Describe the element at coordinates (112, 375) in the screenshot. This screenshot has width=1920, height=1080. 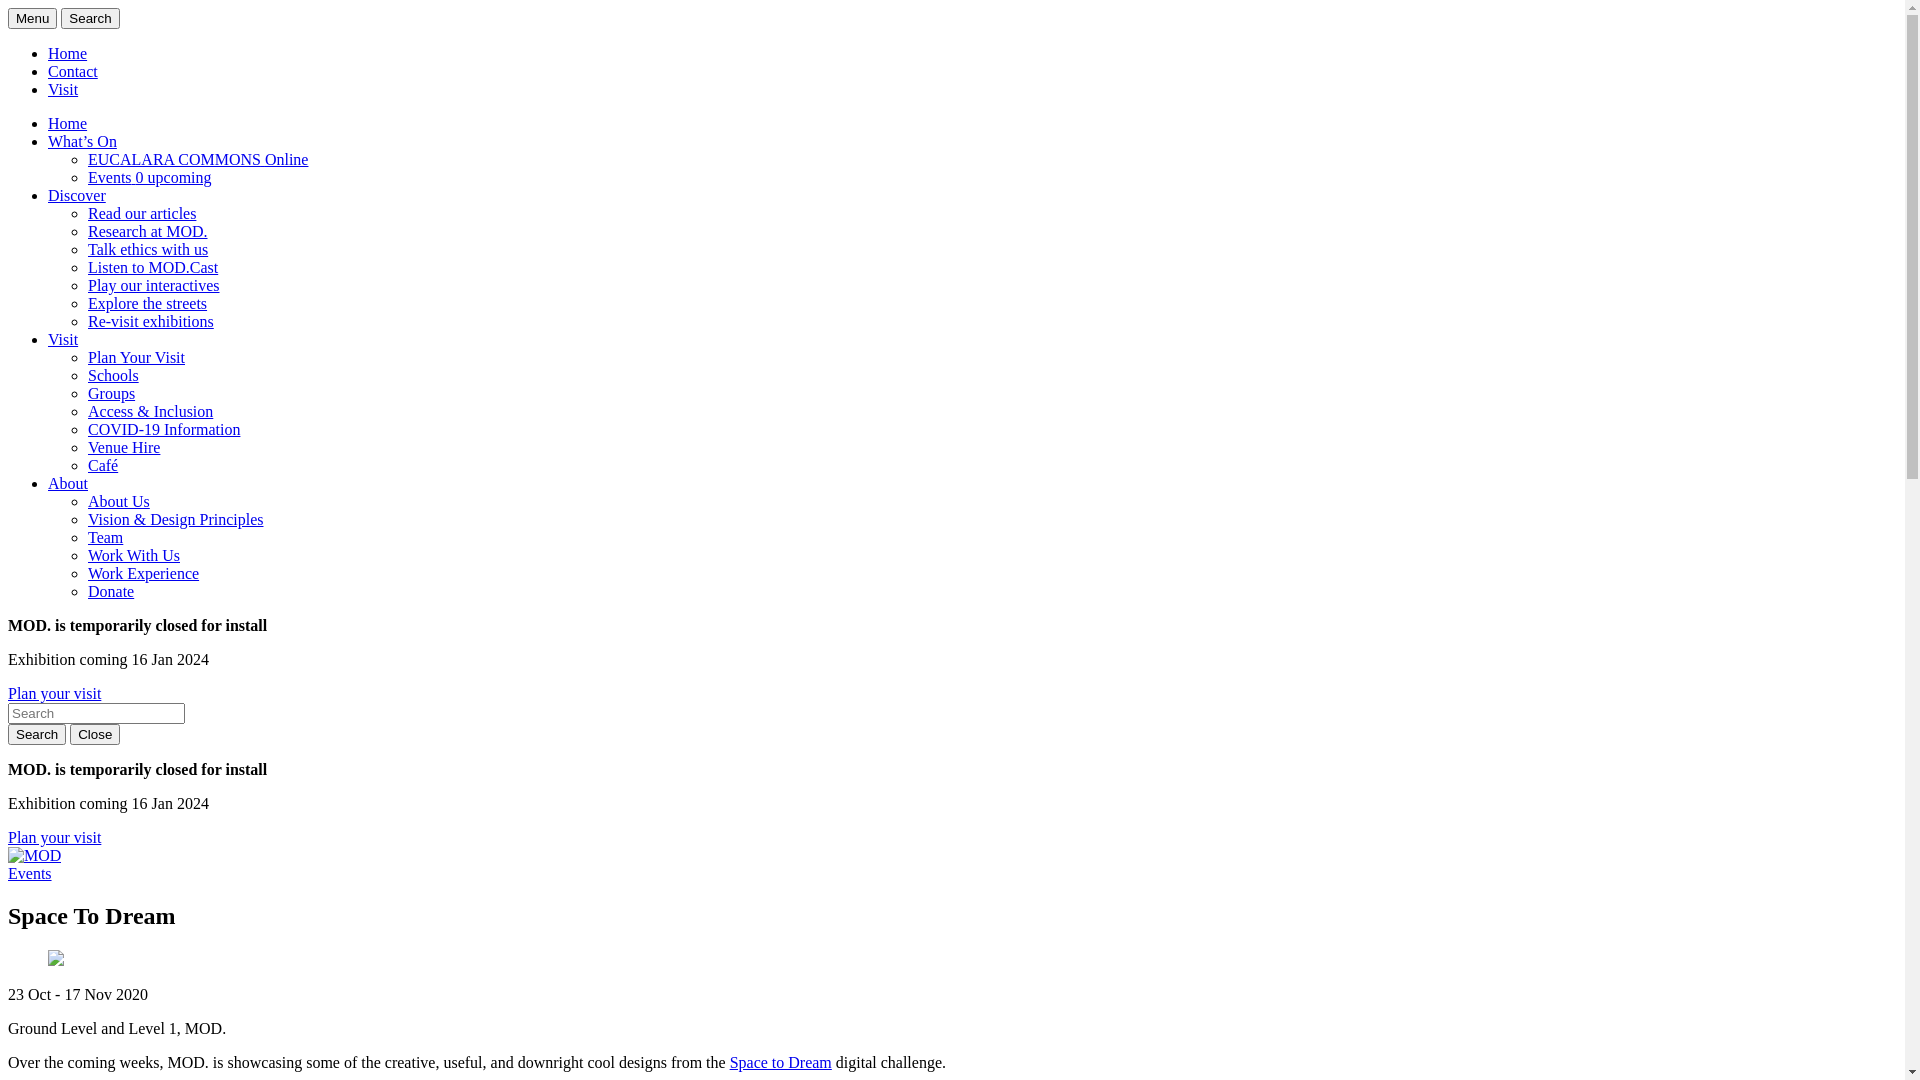
I see `'Schools'` at that location.